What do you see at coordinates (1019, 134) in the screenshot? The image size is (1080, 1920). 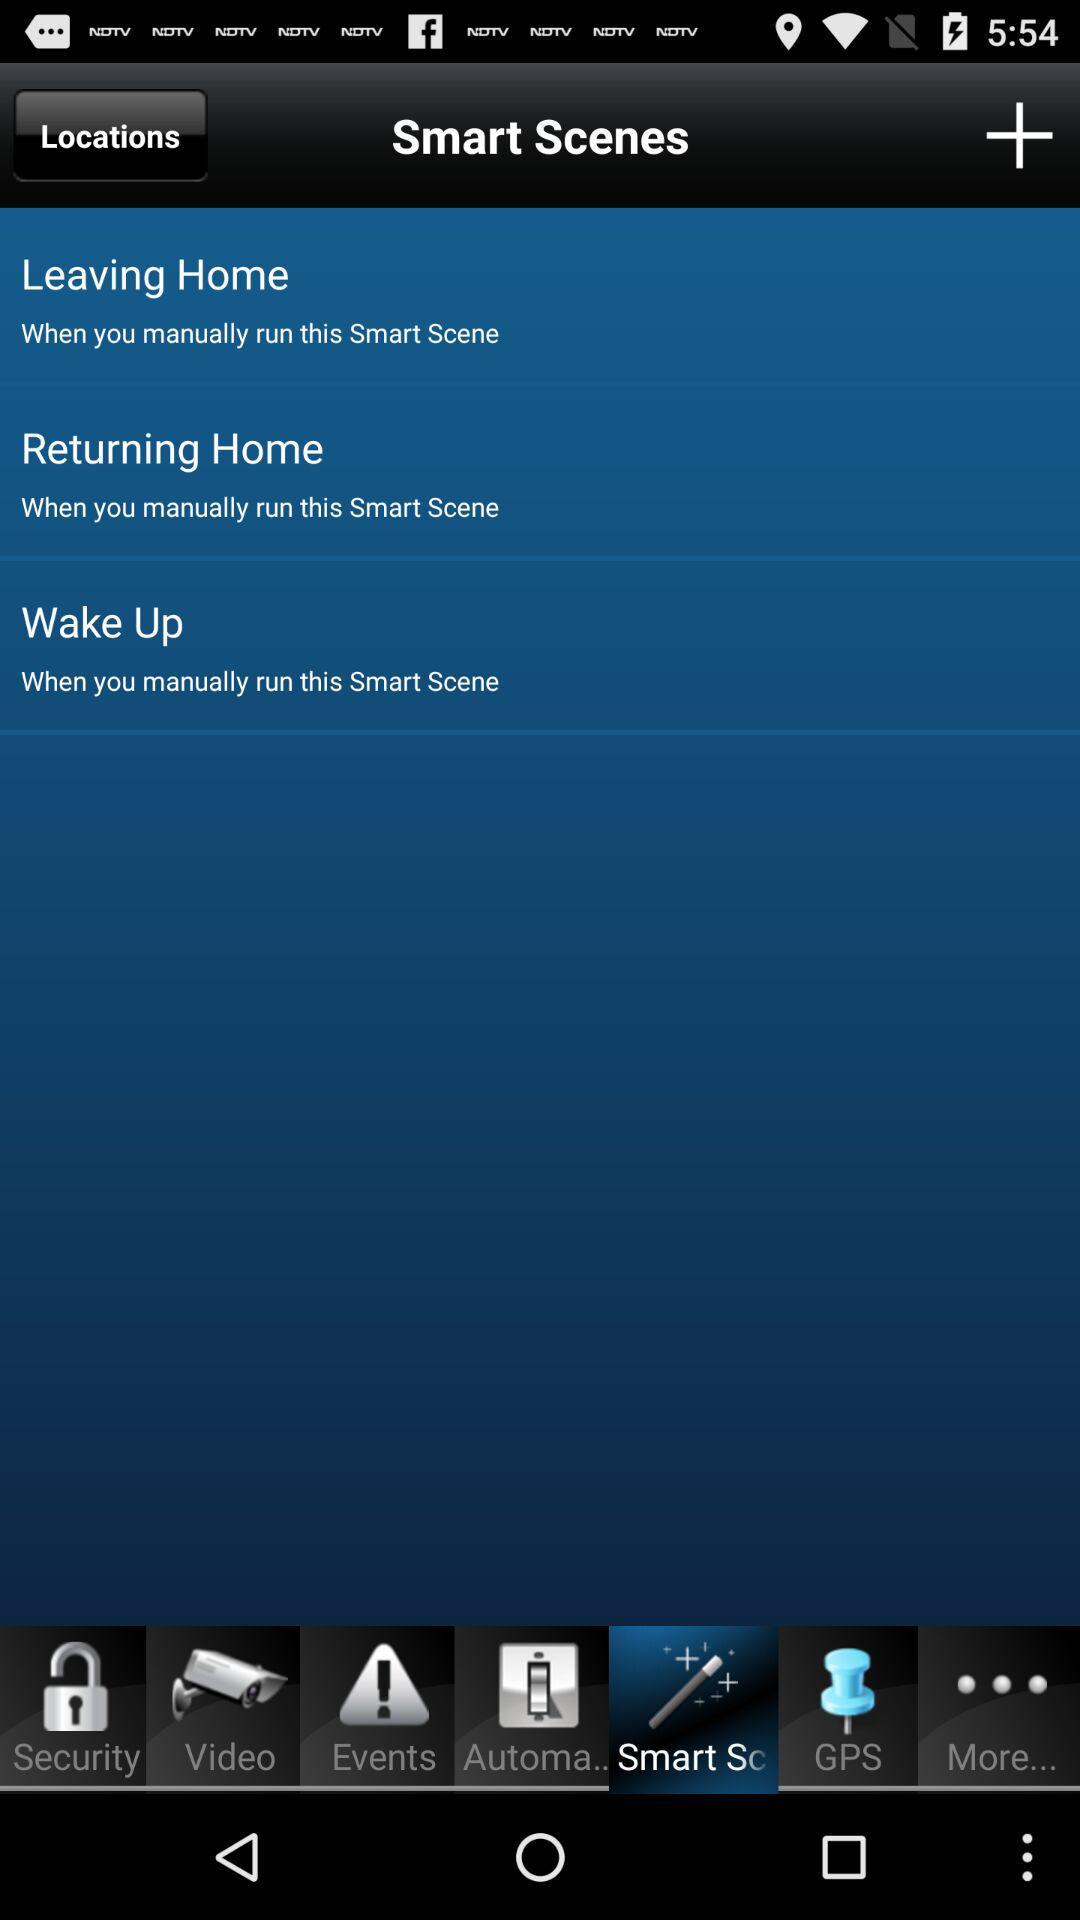 I see `the icon at the top right corner` at bounding box center [1019, 134].